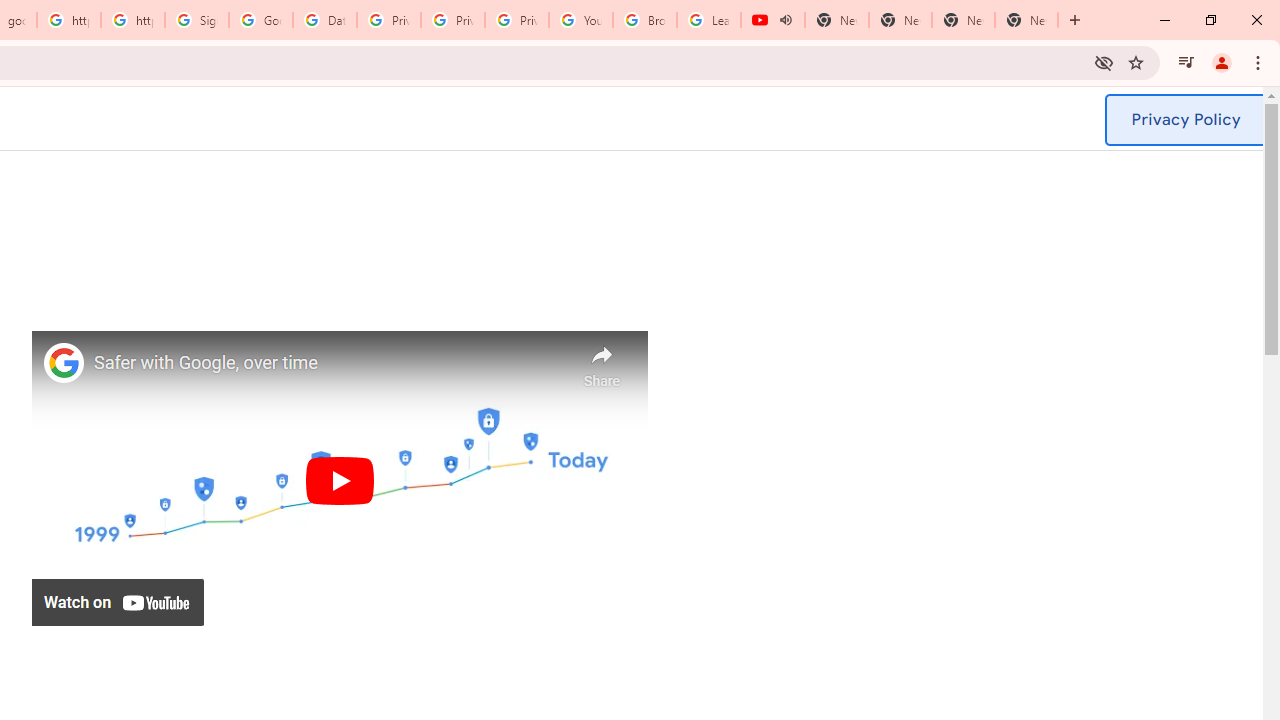 Image resolution: width=1280 pixels, height=720 pixels. Describe the element at coordinates (117, 601) in the screenshot. I see `'Watch on YouTube'` at that location.